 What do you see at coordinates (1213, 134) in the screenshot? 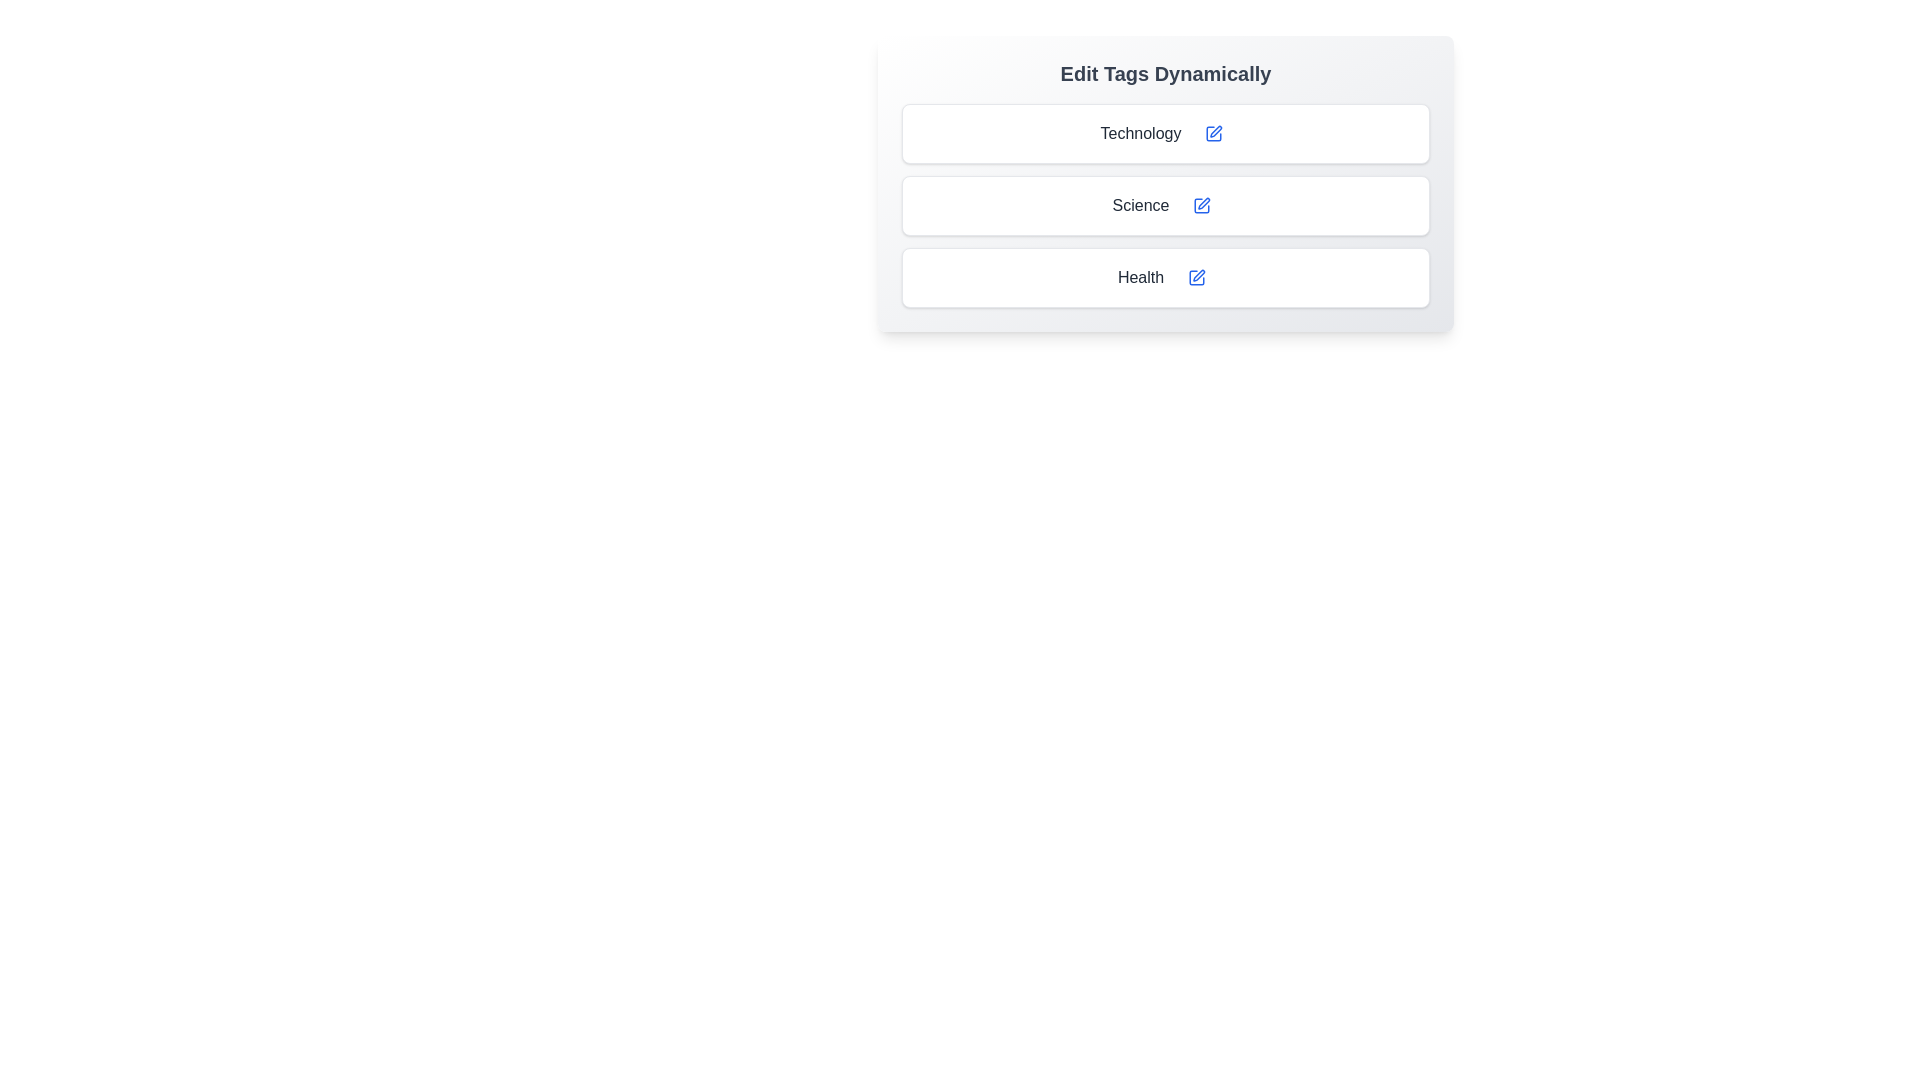
I see `the edit icon next to the Technology tag` at bounding box center [1213, 134].